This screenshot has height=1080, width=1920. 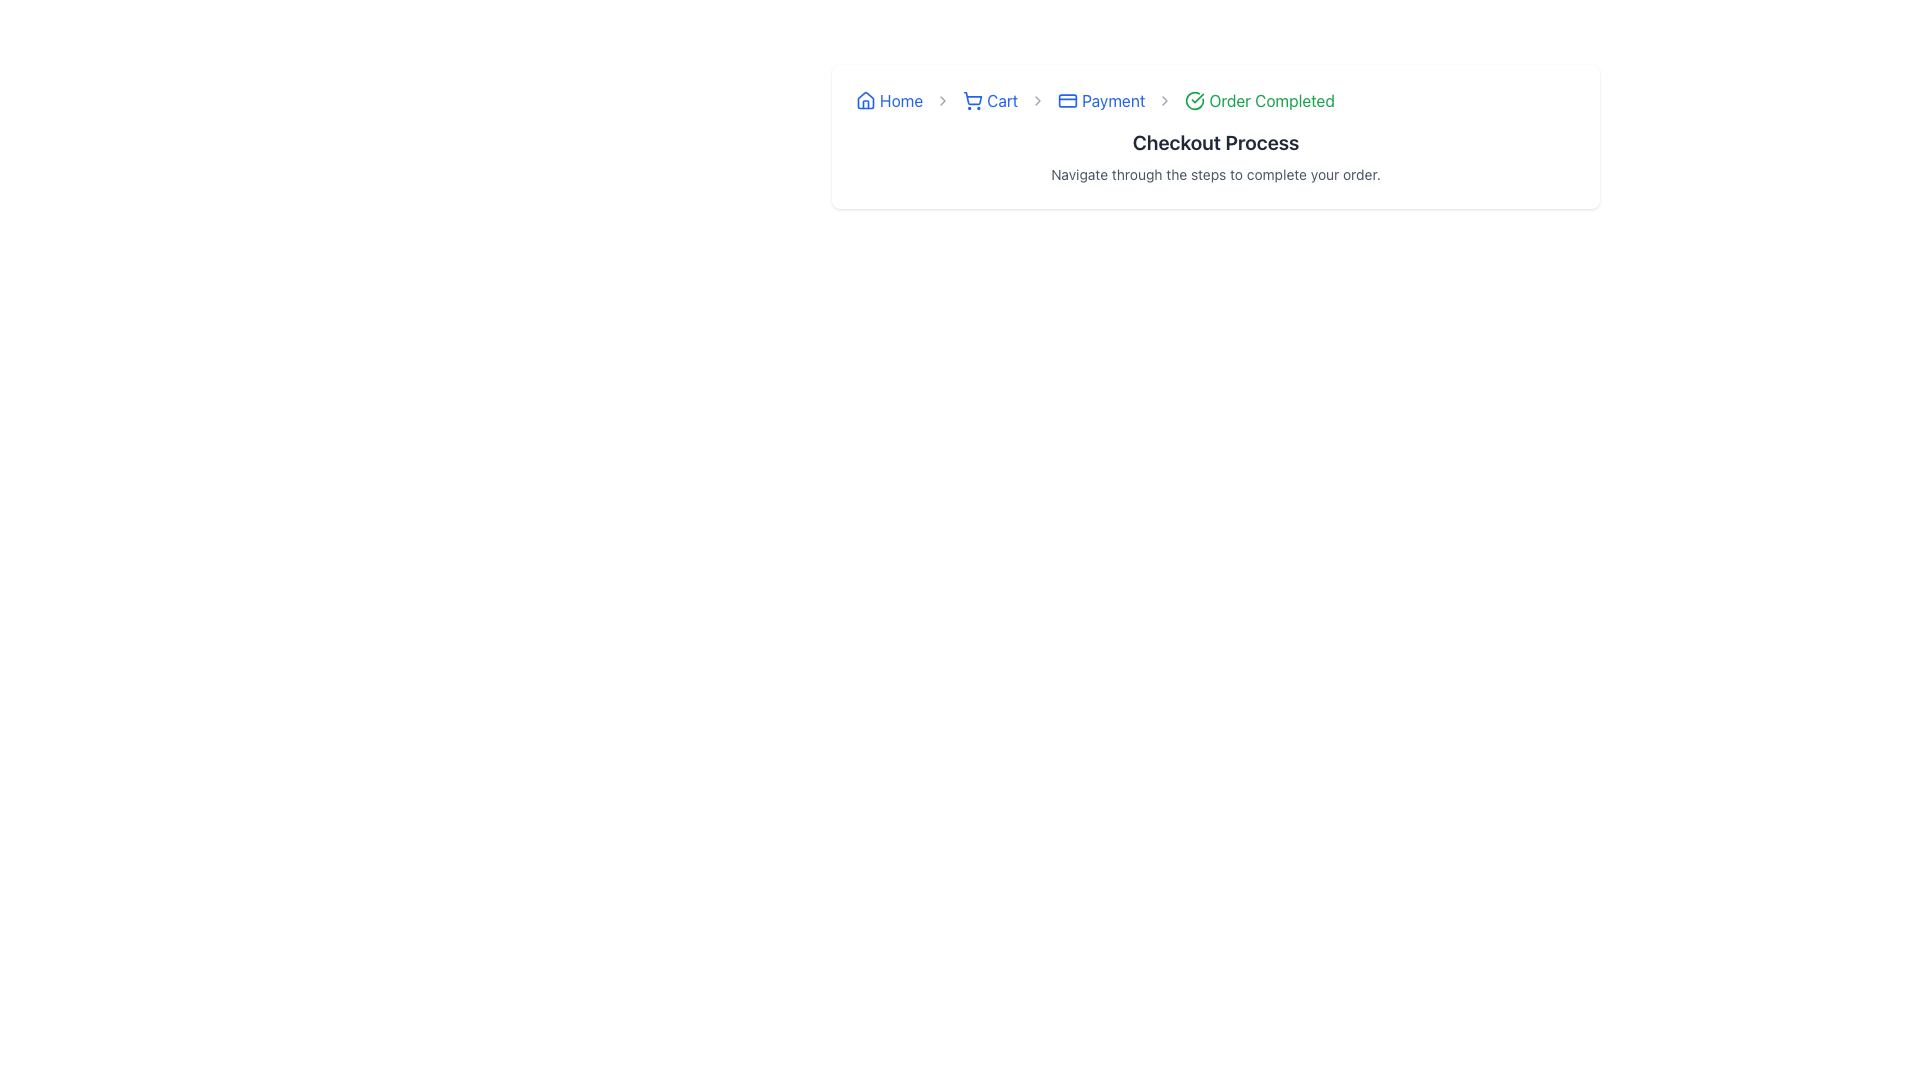 I want to click on the right-facing chevron icon used for navigation in the breadcrumb navigation bar, located between the 'Cart' and 'Payment' text components, so click(x=1038, y=100).